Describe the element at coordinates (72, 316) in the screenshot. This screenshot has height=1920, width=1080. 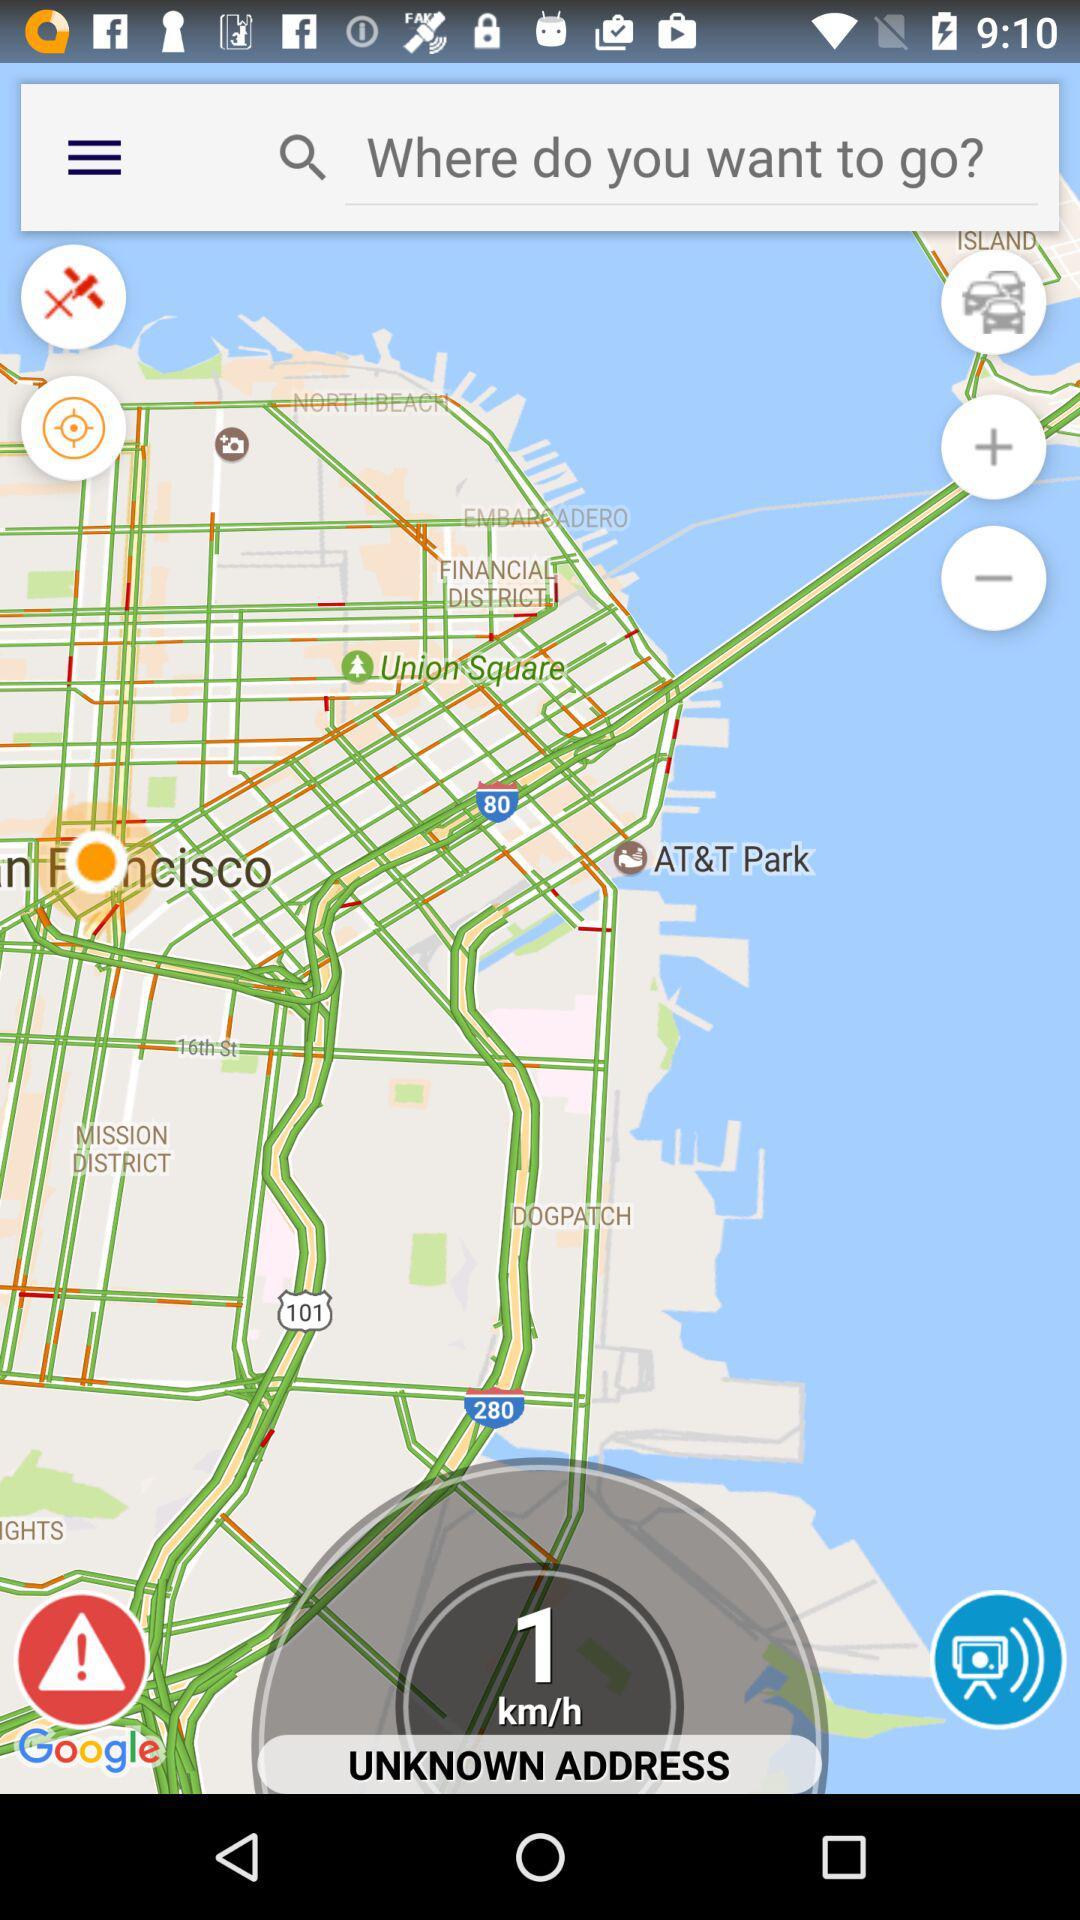
I see `the close icon` at that location.